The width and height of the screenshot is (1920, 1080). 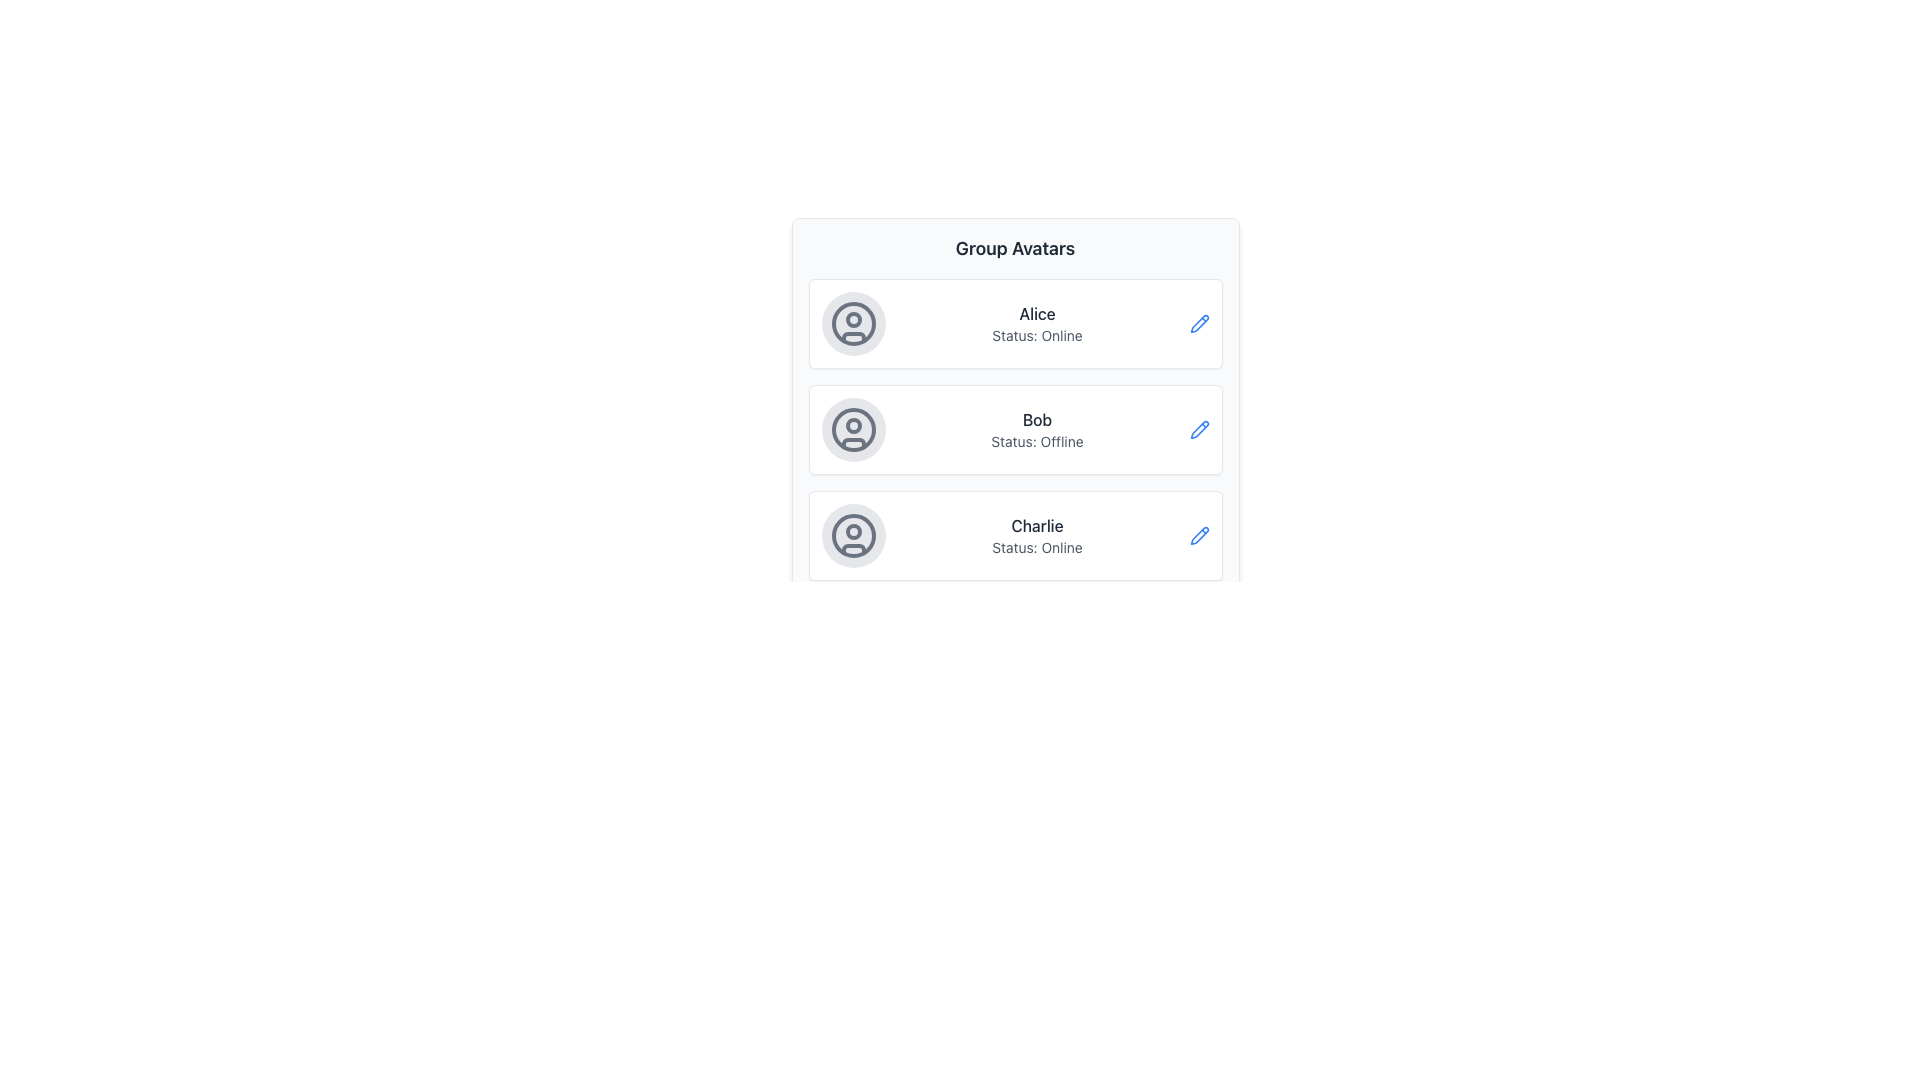 What do you see at coordinates (853, 535) in the screenshot?
I see `the circular SVG graphic element representing the user avatar for 'Charlie', which is the third user icon in the vertical list, located below 'Bob' and 'Alice'` at bounding box center [853, 535].